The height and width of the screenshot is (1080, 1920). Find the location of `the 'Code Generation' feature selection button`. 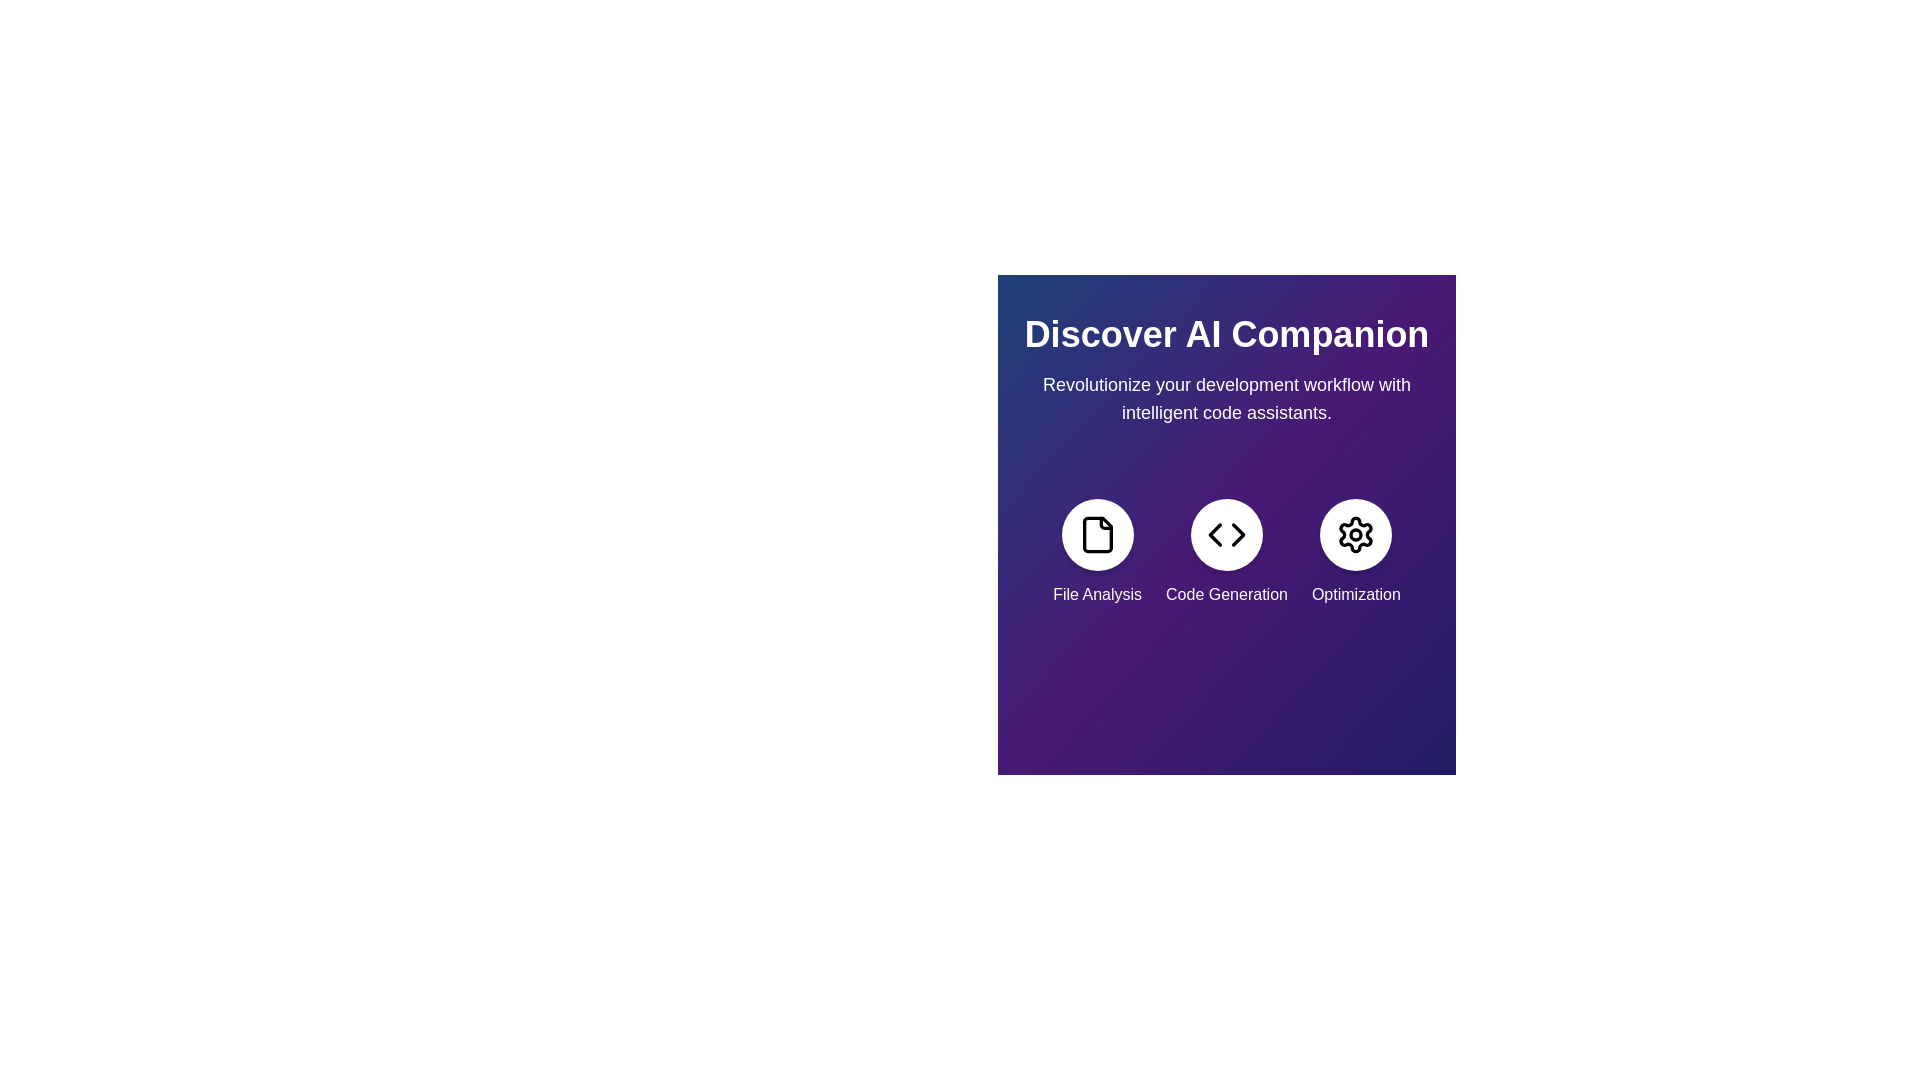

the 'Code Generation' feature selection button is located at coordinates (1226, 552).